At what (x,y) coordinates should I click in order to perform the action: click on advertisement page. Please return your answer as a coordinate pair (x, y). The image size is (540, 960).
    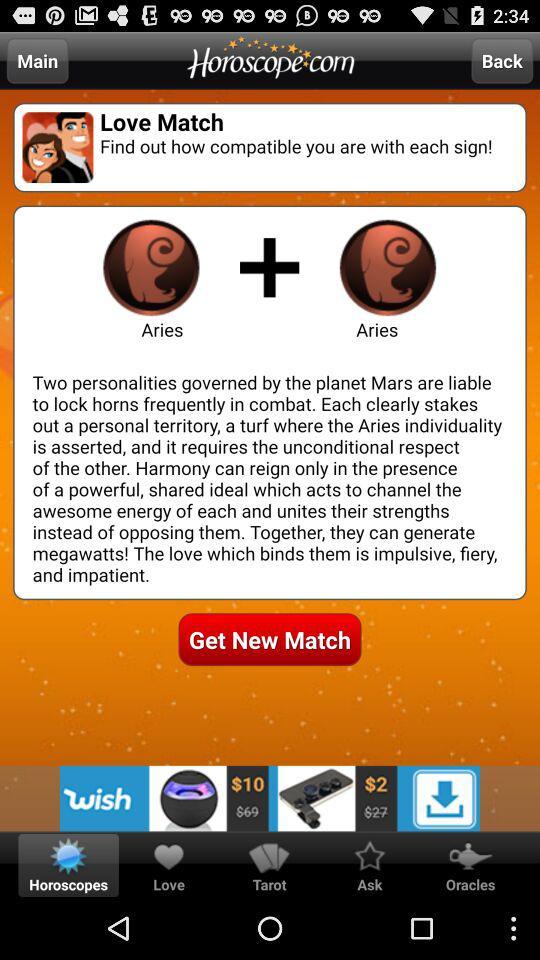
    Looking at the image, I should click on (270, 798).